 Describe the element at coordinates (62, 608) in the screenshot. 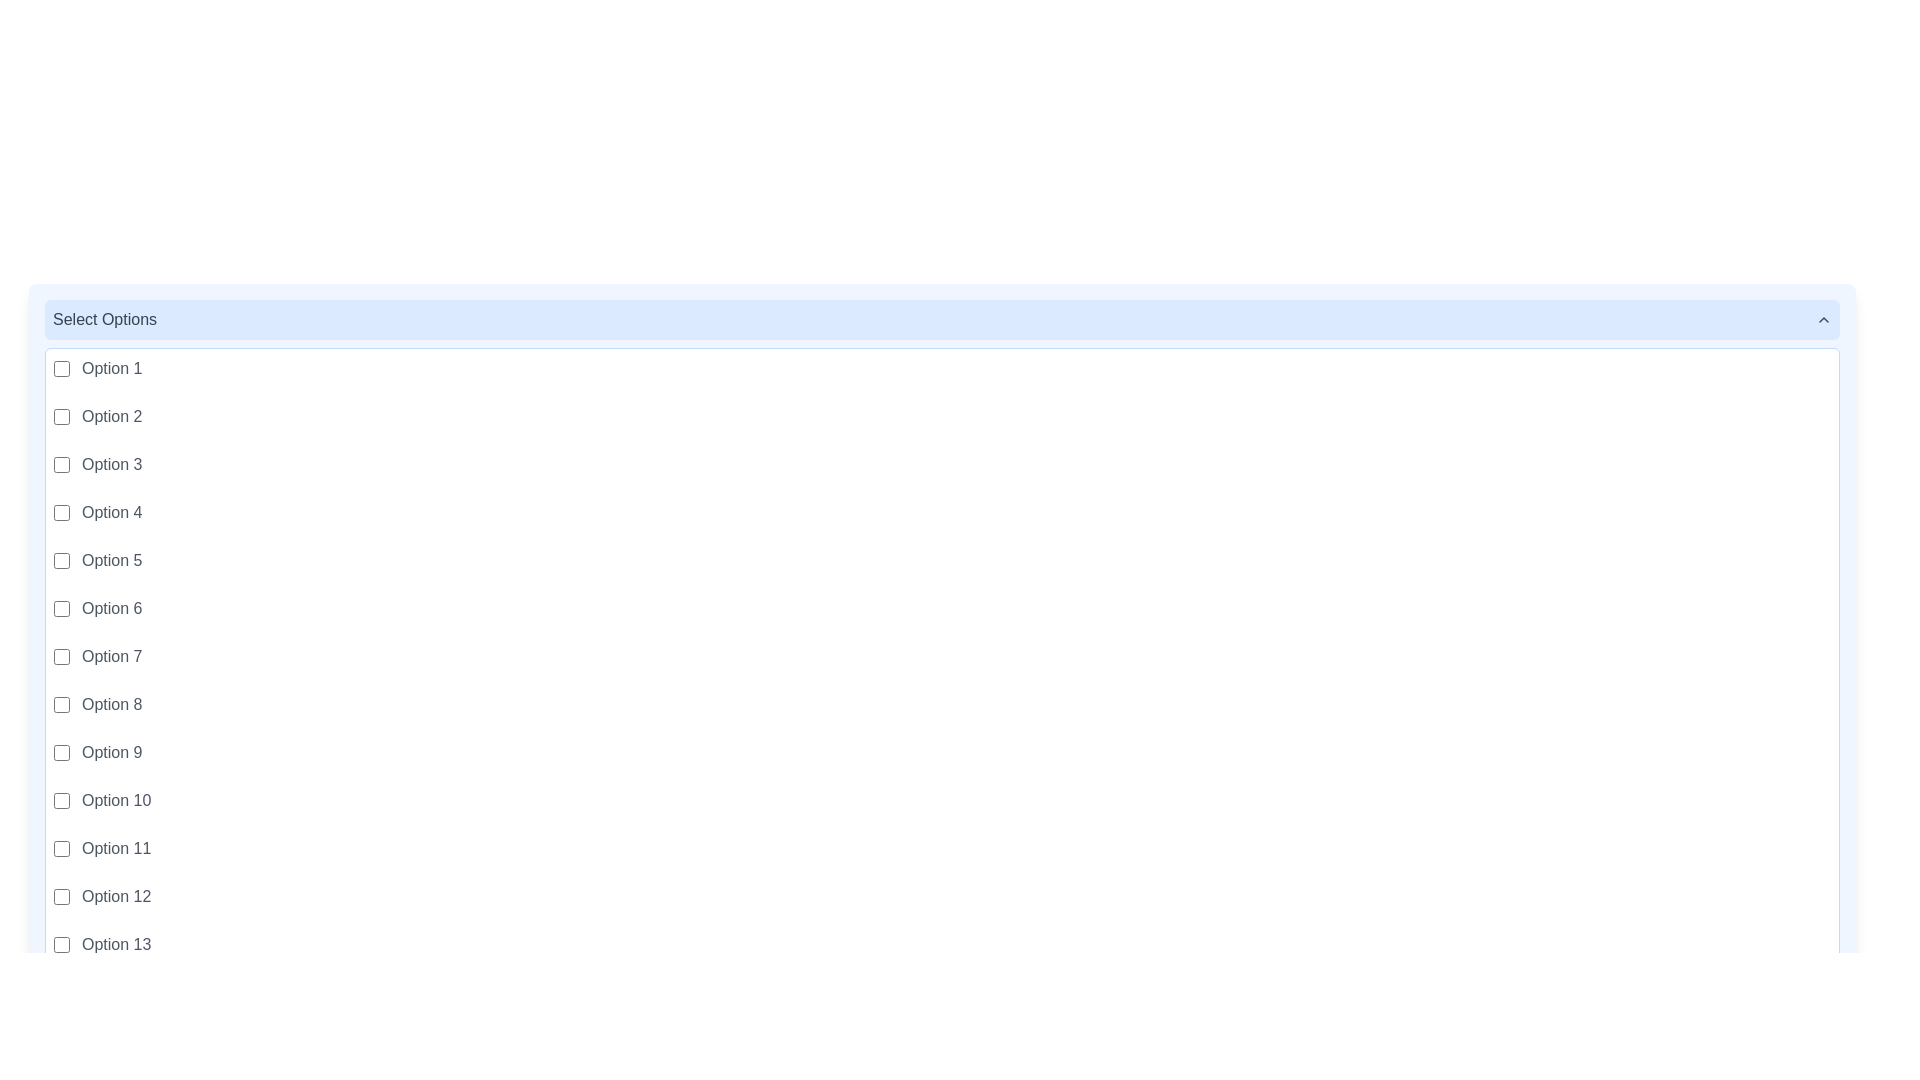

I see `the checkbox next to 'Option 6' by` at that location.